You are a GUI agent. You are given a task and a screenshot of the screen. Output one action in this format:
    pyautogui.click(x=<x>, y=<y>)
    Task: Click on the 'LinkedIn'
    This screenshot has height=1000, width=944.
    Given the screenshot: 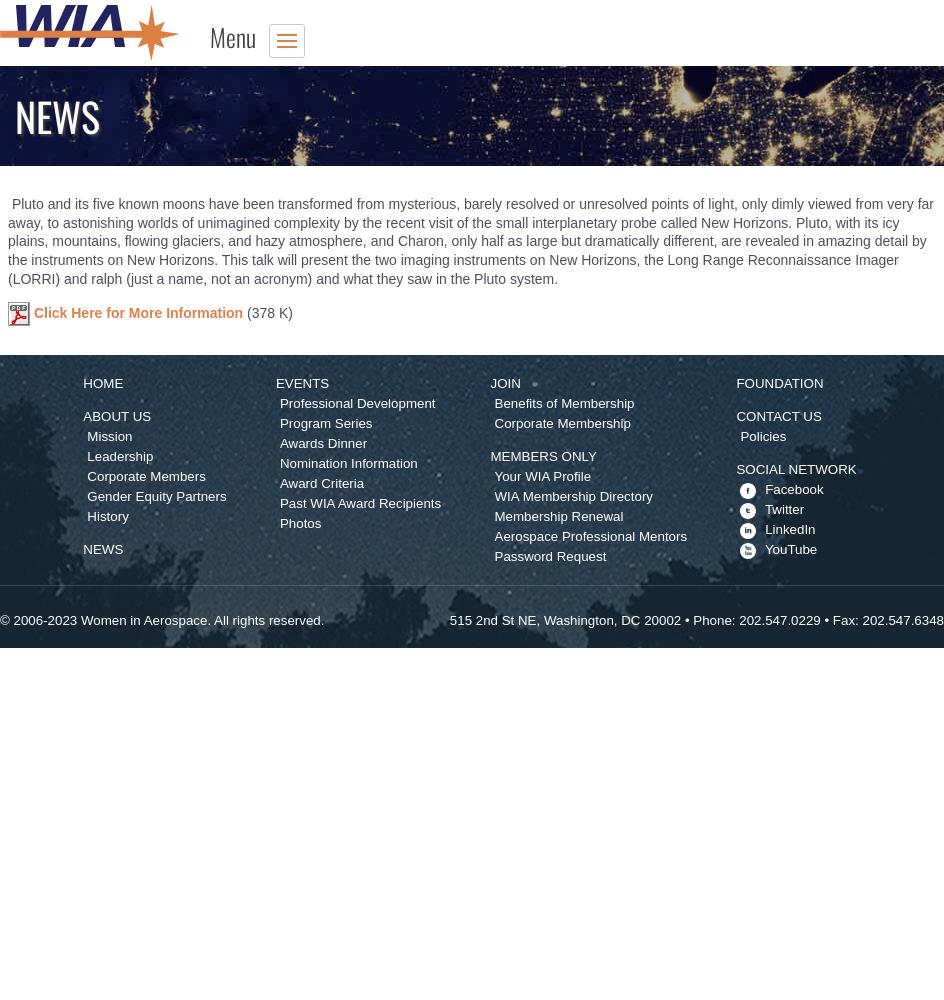 What is the action you would take?
    pyautogui.click(x=765, y=529)
    